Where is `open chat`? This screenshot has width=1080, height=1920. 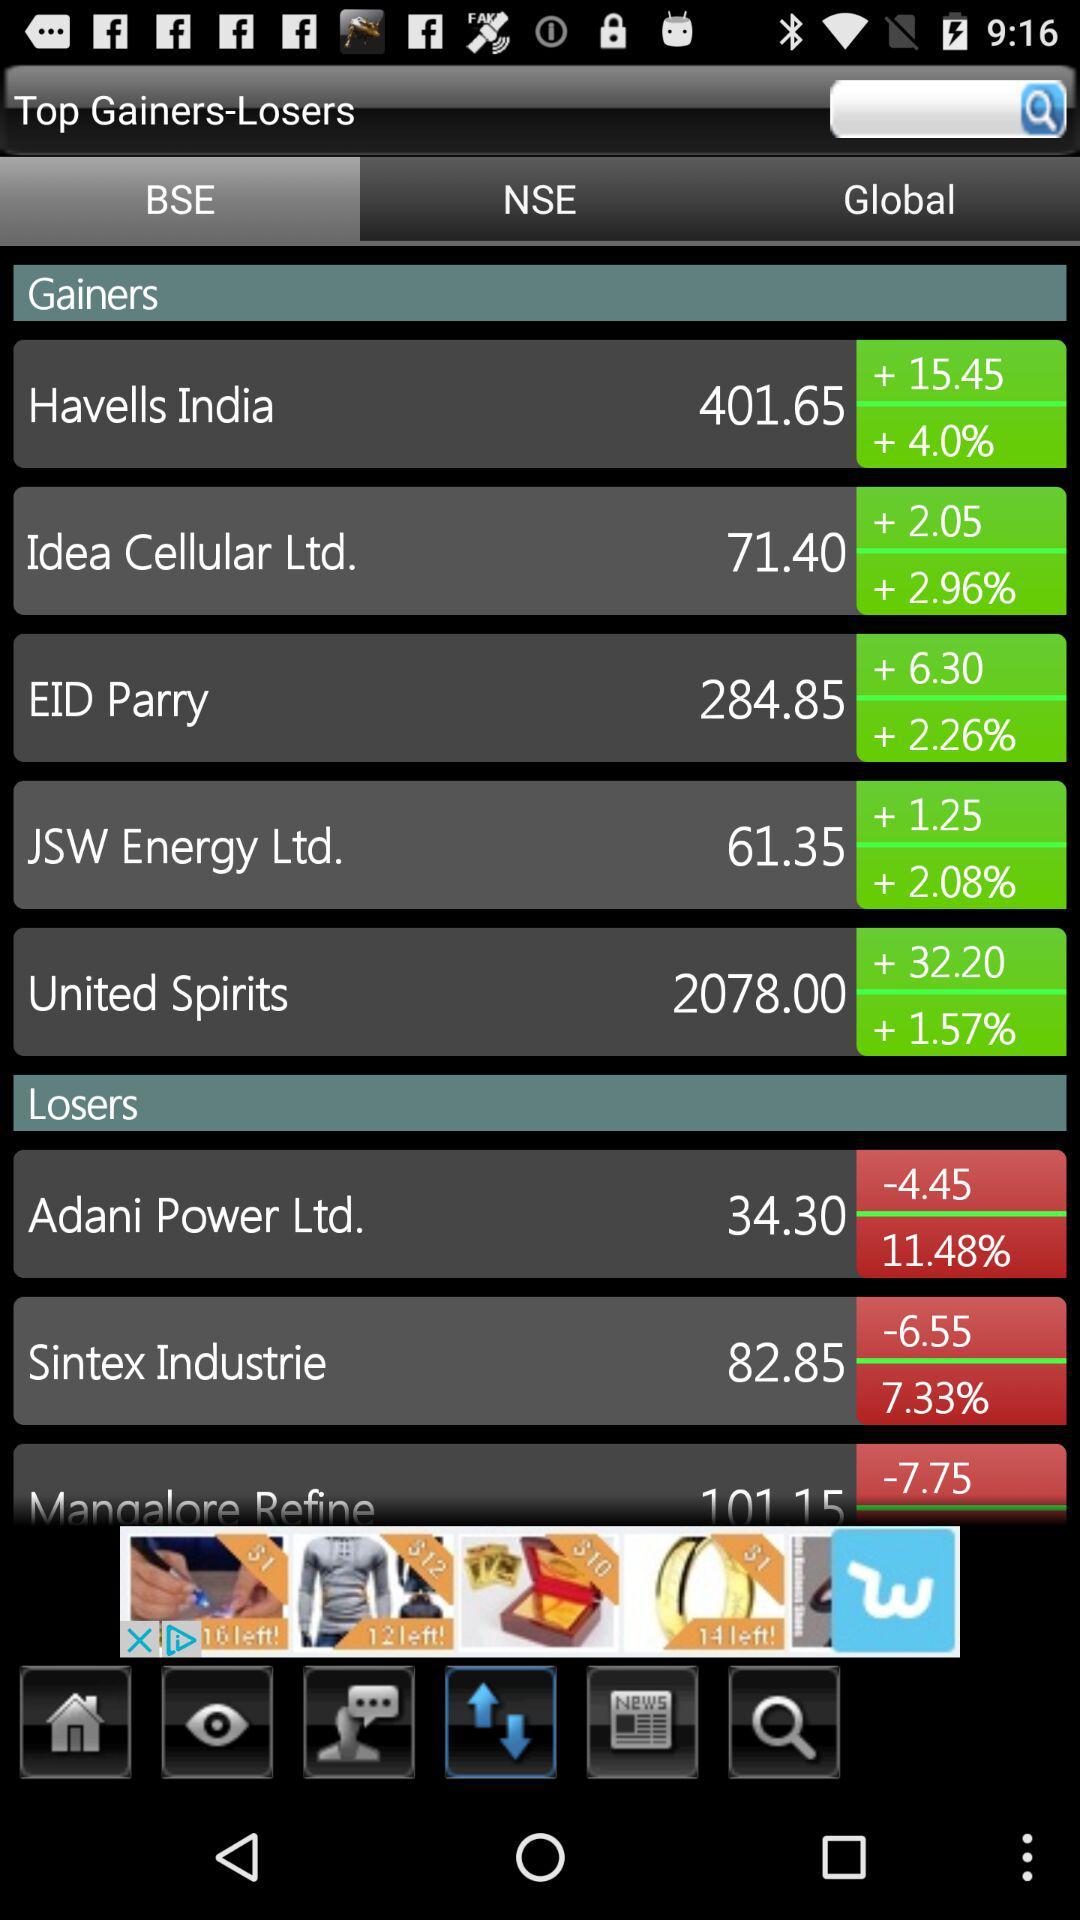
open chat is located at coordinates (358, 1727).